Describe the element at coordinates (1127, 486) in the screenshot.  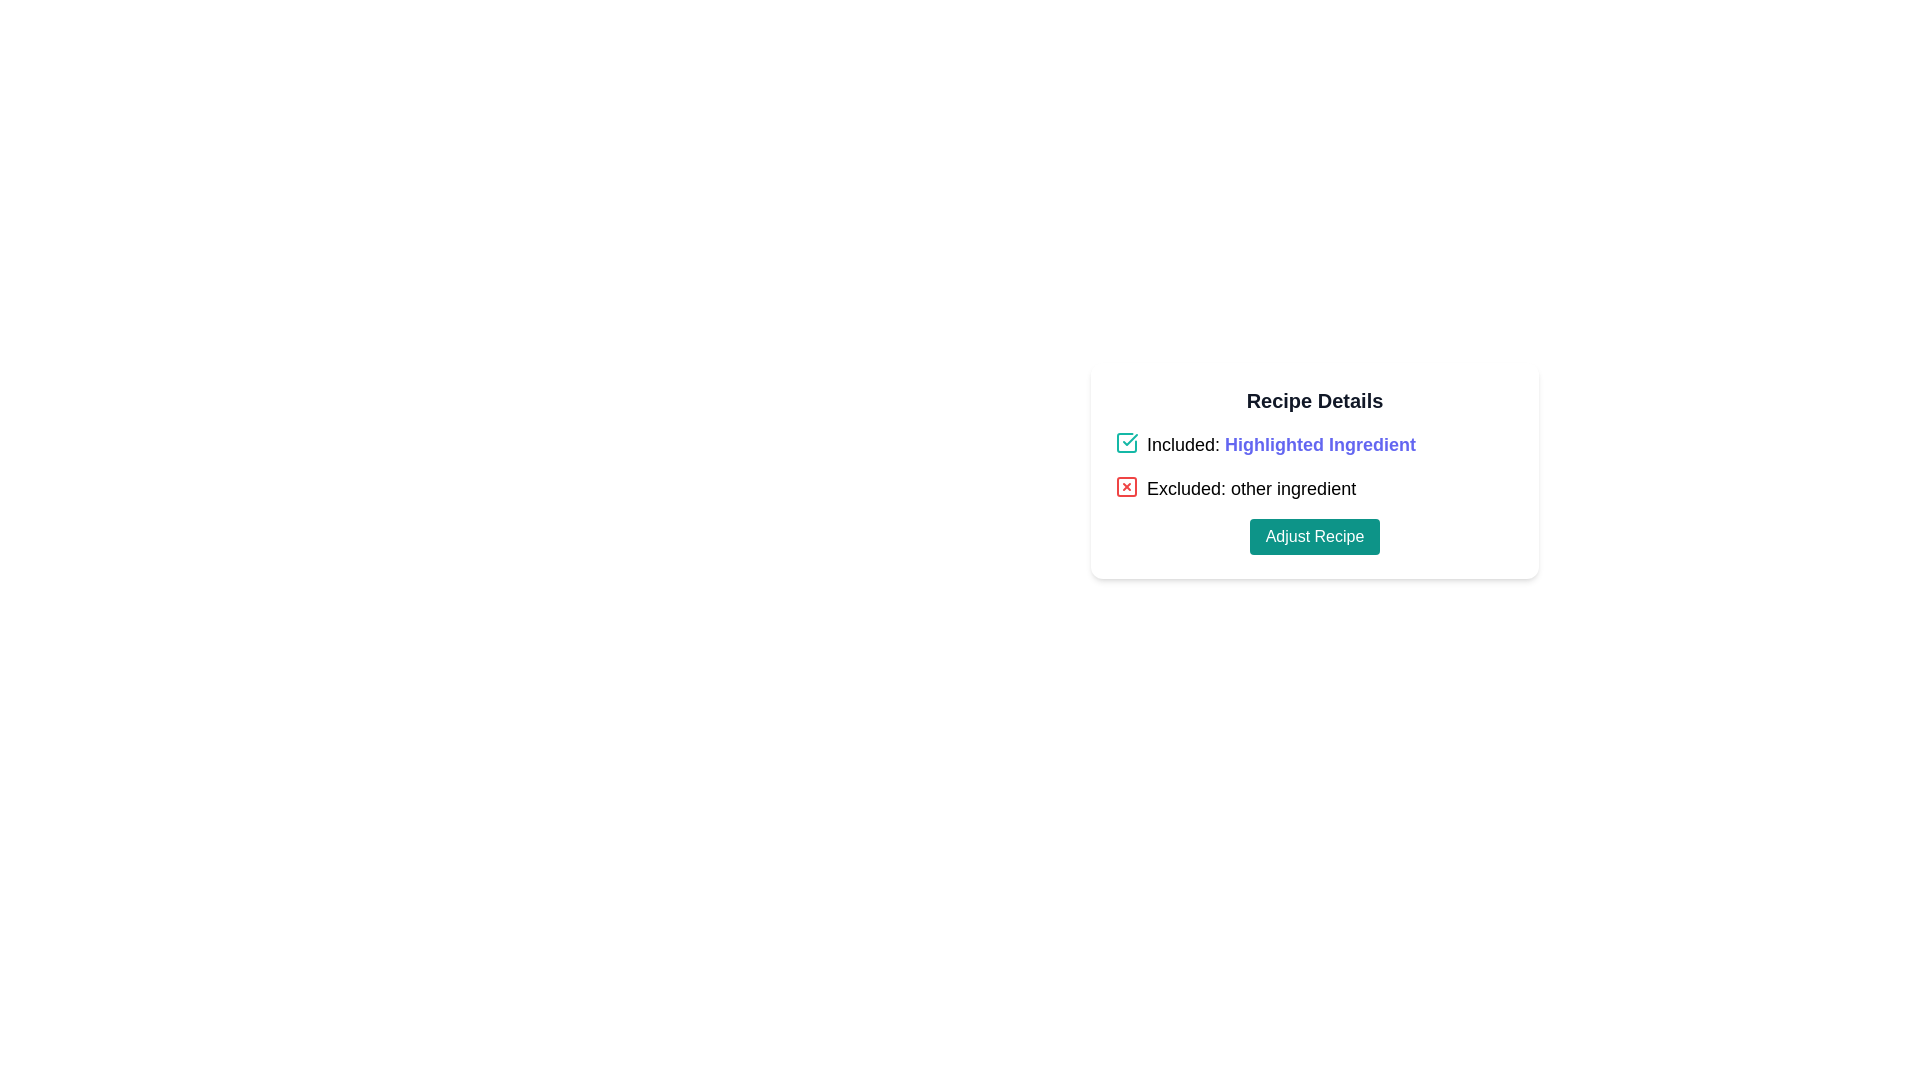
I see `the exclusion icon that visually indicates the status of 'other ingredient', located to the left of the text 'Excluded: other ingredient' in the Recipe Details card` at that location.